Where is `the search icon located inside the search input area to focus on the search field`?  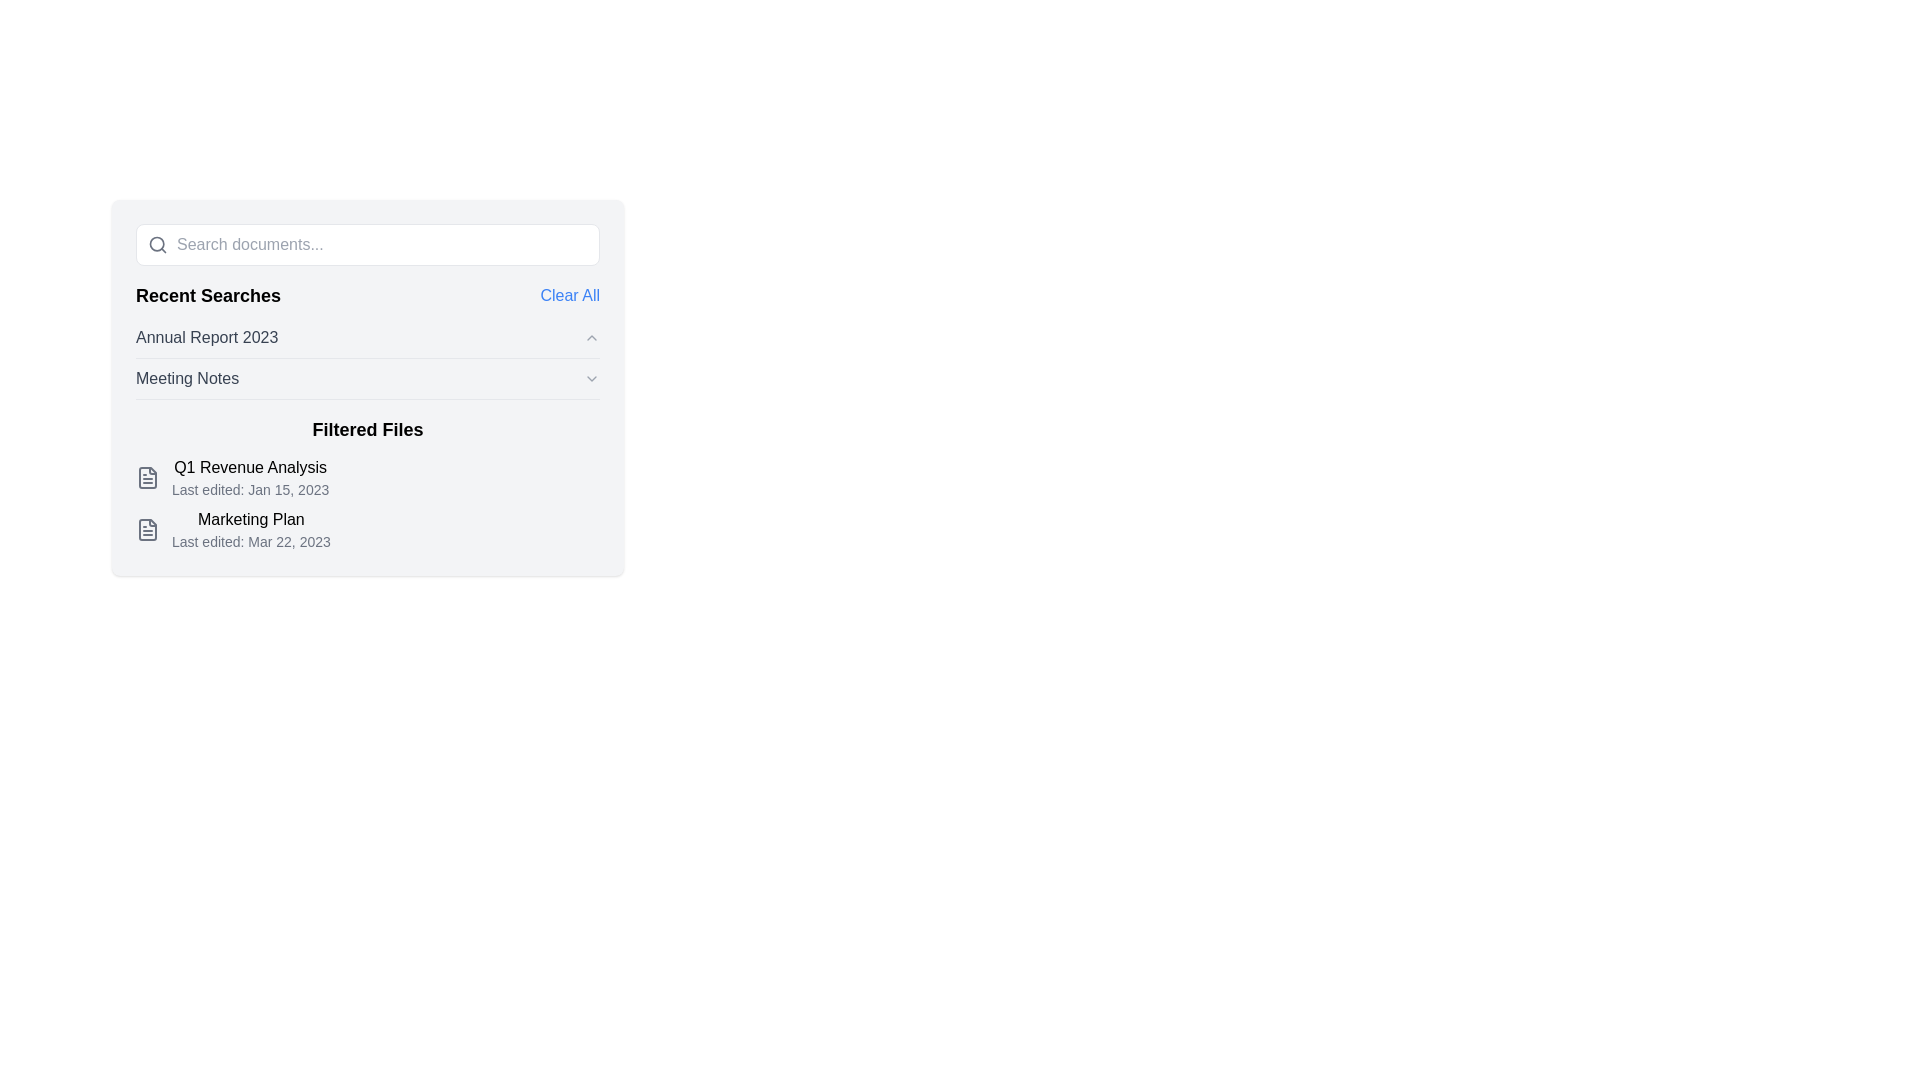 the search icon located inside the search input area to focus on the search field is located at coordinates (157, 244).